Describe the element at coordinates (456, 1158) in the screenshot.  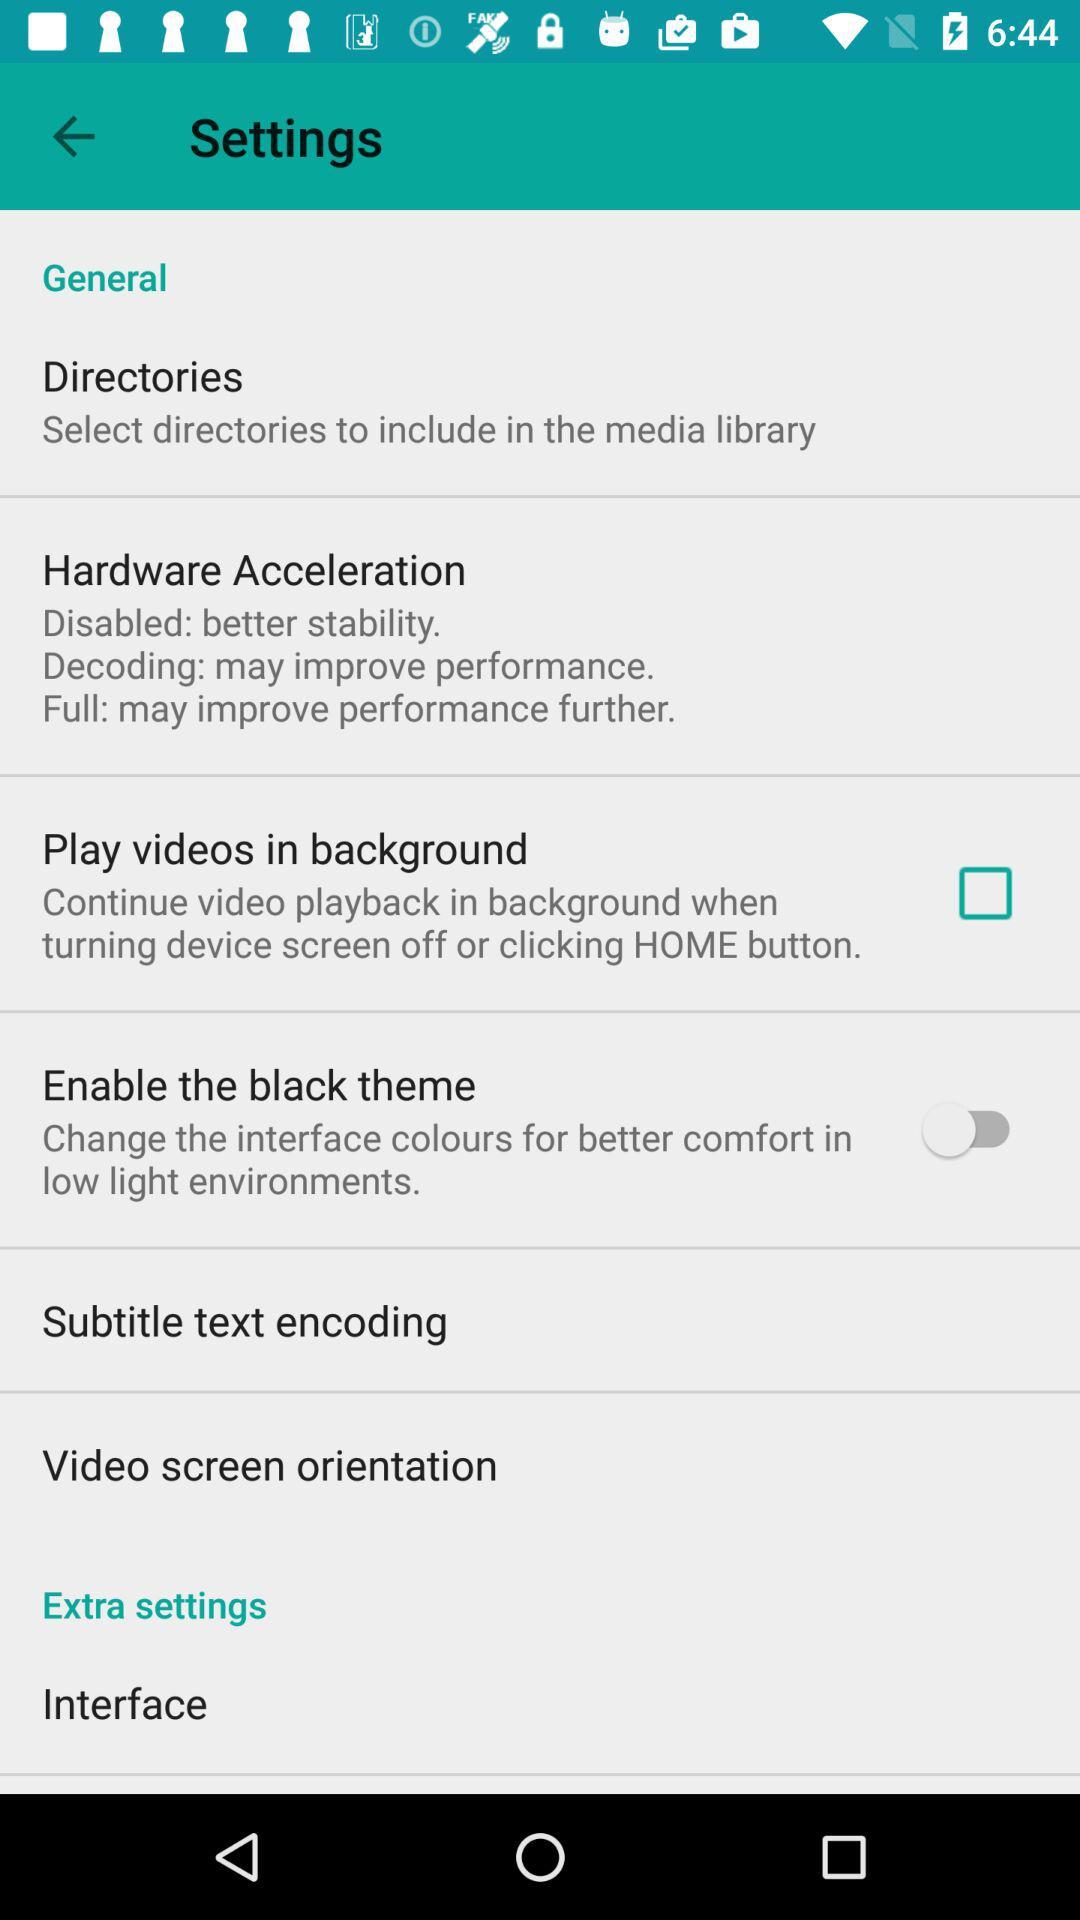
I see `item above subtitle text encoding item` at that location.